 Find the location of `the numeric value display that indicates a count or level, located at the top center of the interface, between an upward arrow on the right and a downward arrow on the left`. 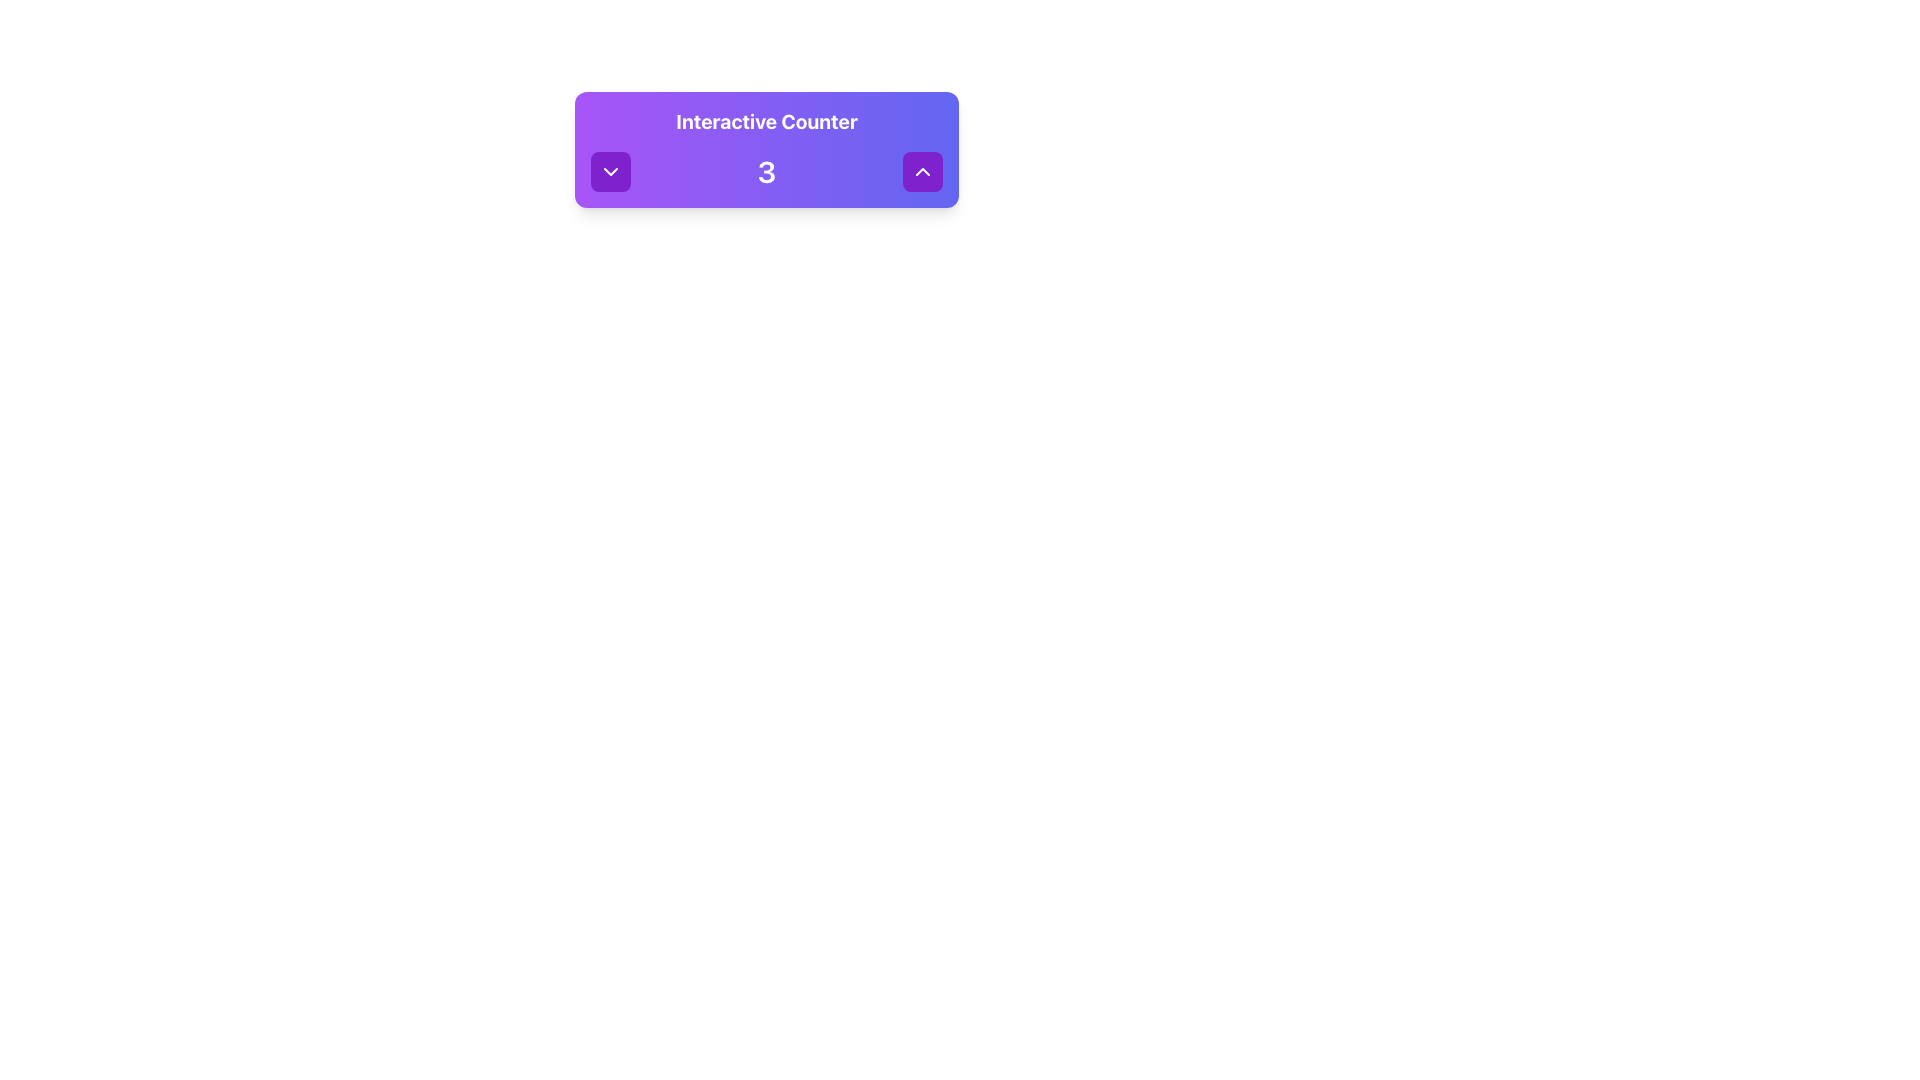

the numeric value display that indicates a count or level, located at the top center of the interface, between an upward arrow on the right and a downward arrow on the left is located at coordinates (766, 171).